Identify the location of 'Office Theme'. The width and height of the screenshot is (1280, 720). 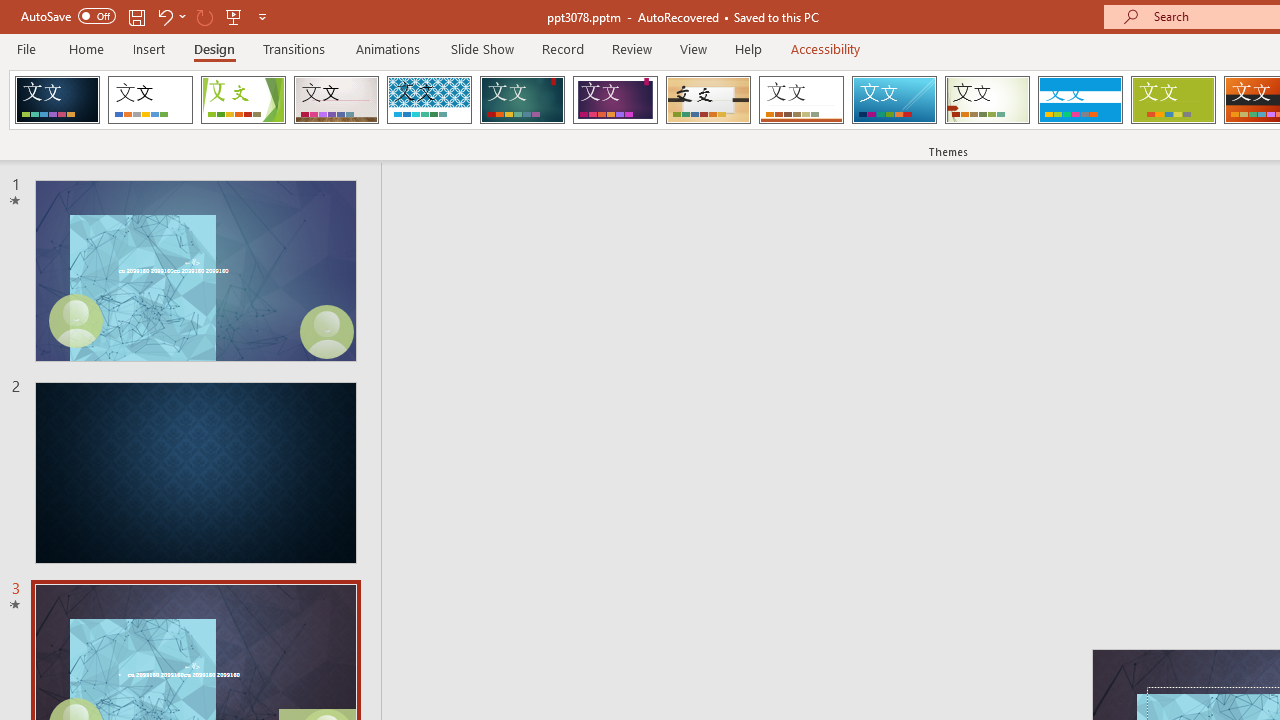
(149, 100).